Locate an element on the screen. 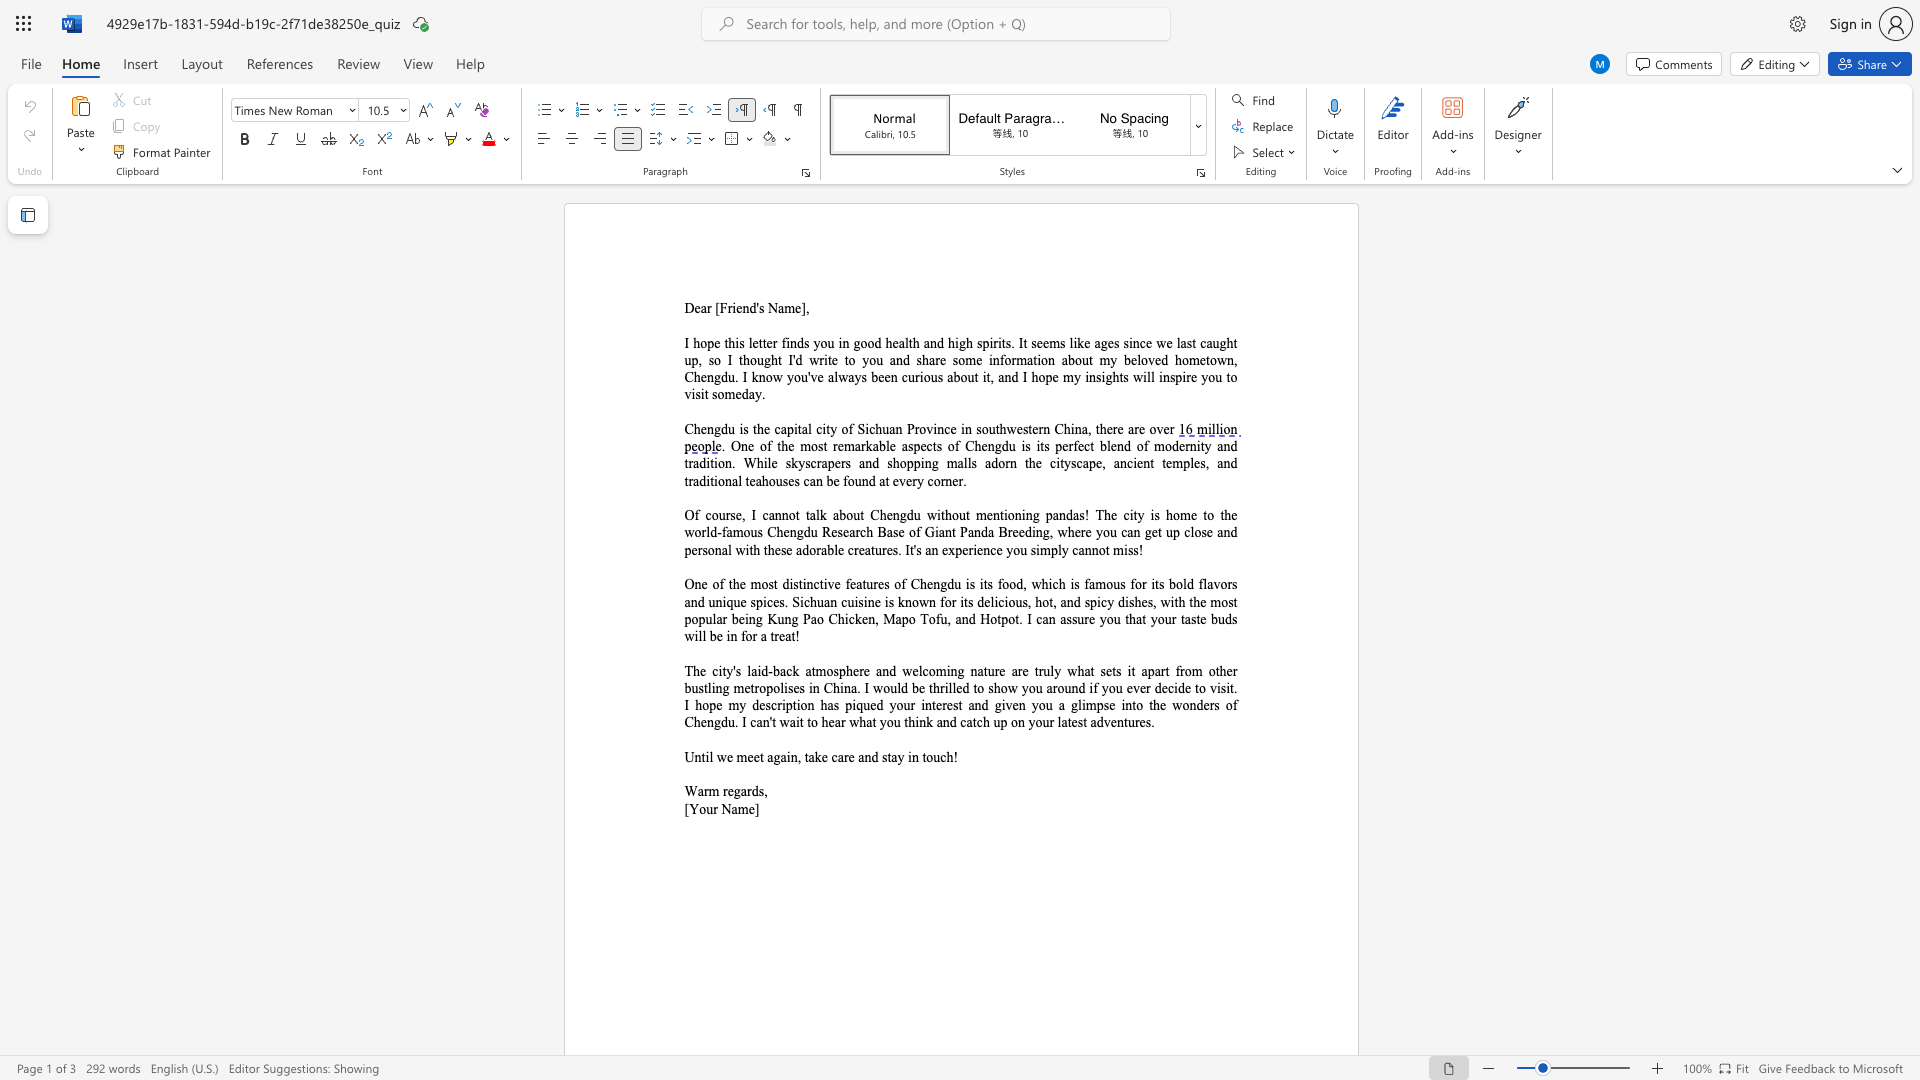 The height and width of the screenshot is (1080, 1920). the subset text "nd I hope my insight" within the text "always been curious about it, and I hope my insights will inspire you to visit someday." is located at coordinates (1004, 377).